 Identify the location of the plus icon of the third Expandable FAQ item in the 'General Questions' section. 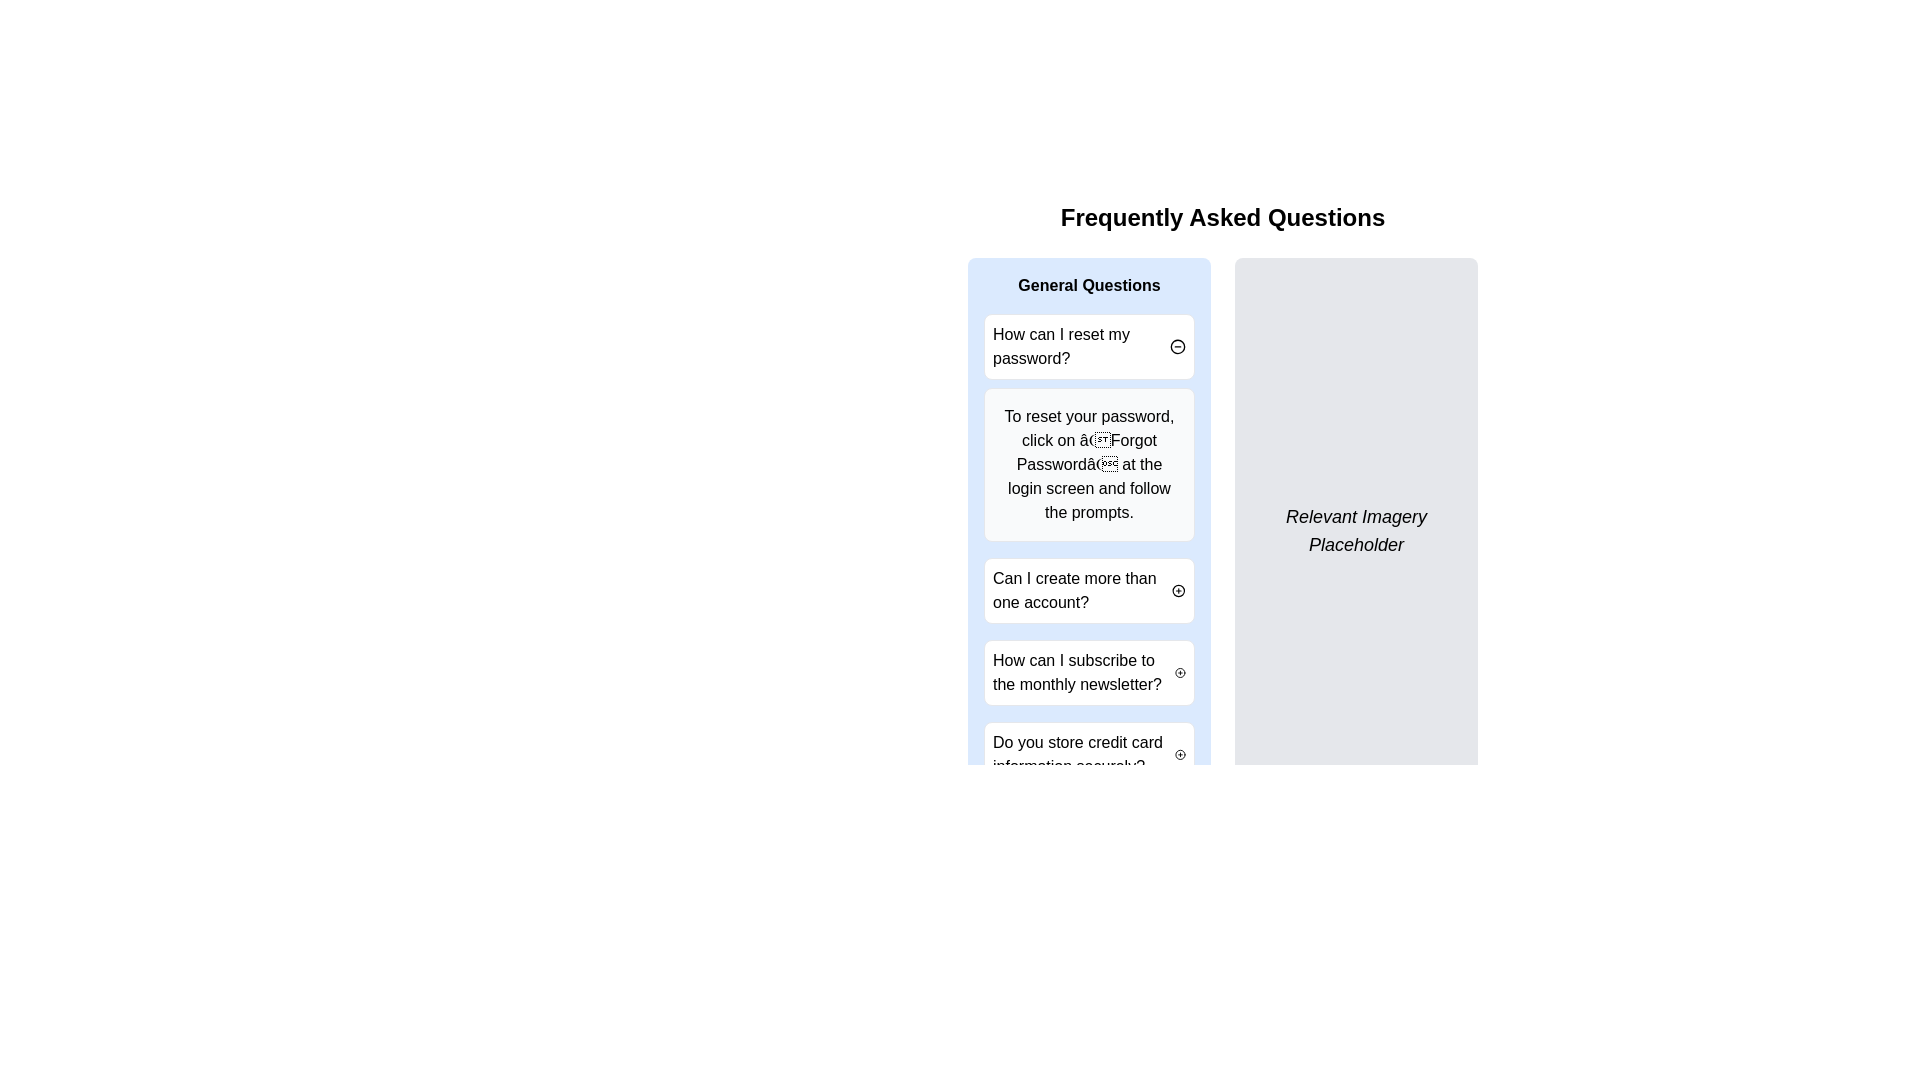
(1088, 589).